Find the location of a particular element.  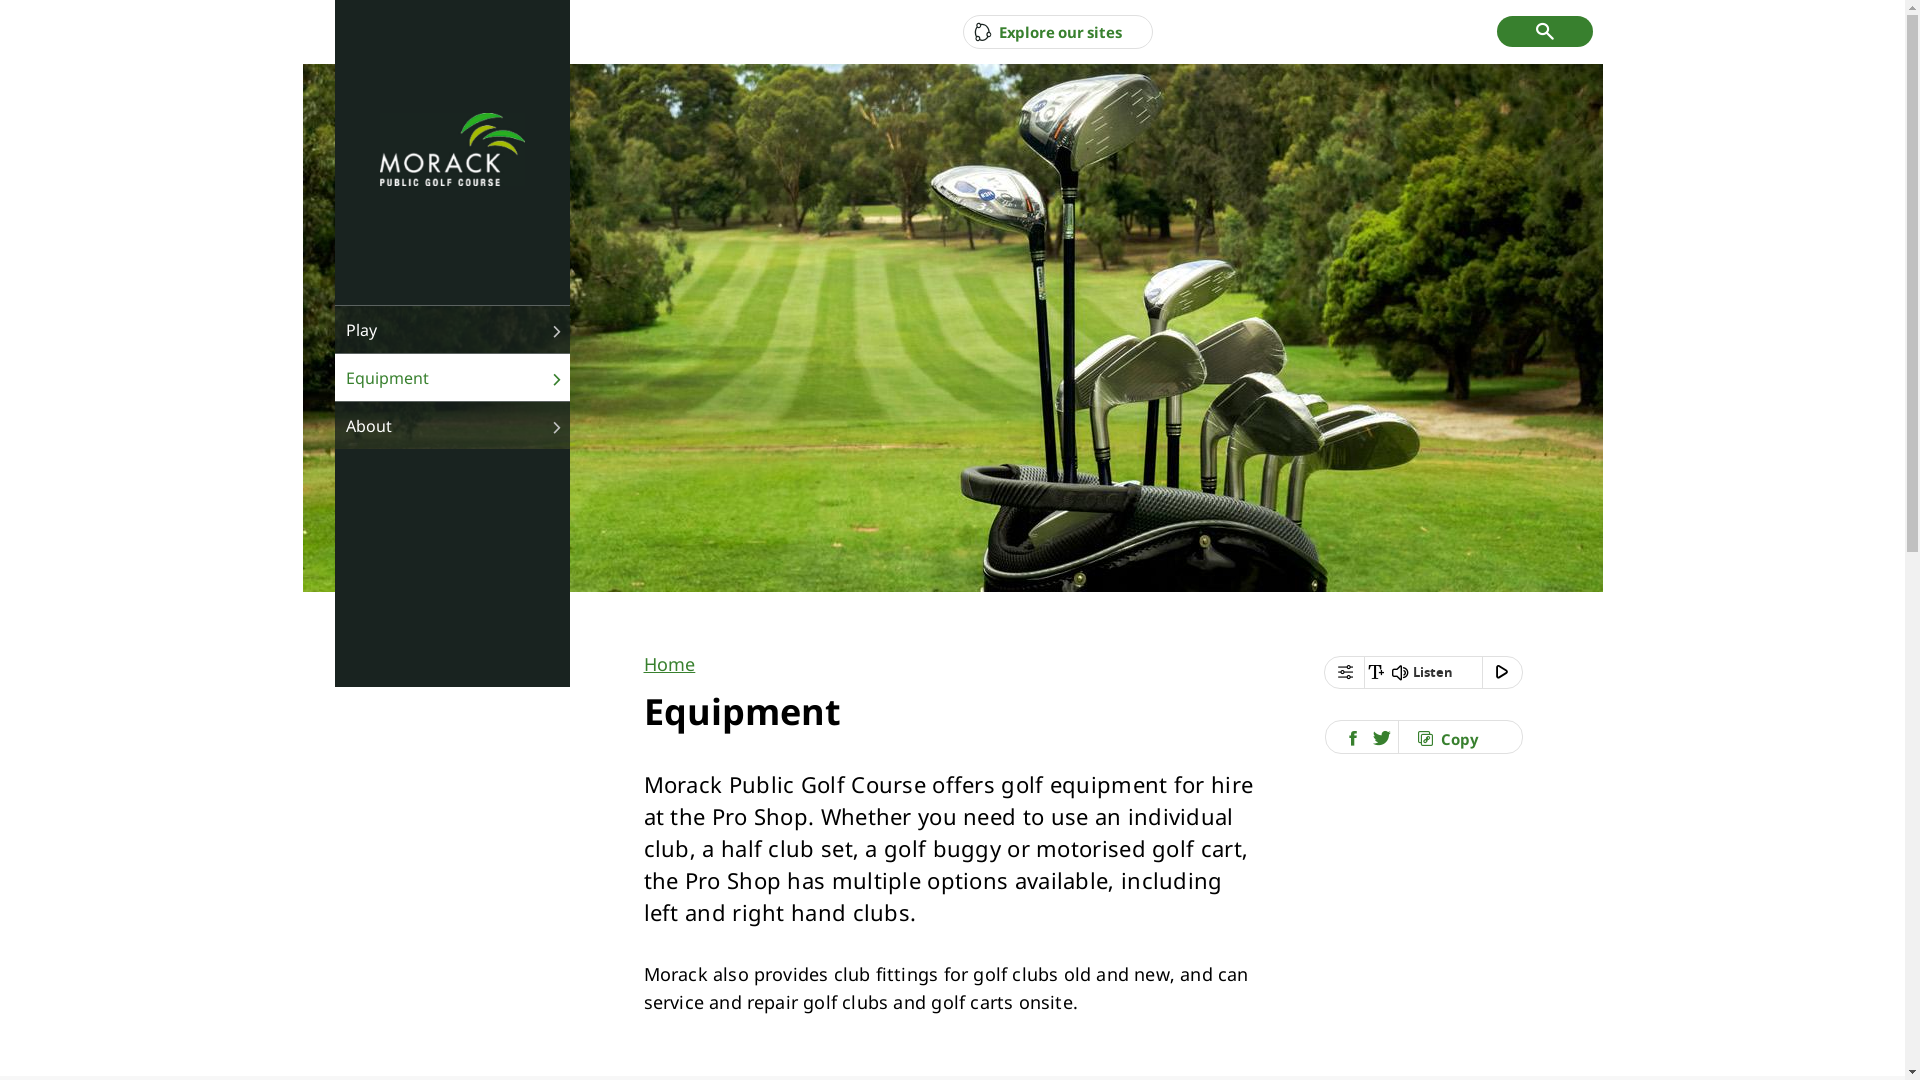

'webReader menu' is located at coordinates (1324, 672).